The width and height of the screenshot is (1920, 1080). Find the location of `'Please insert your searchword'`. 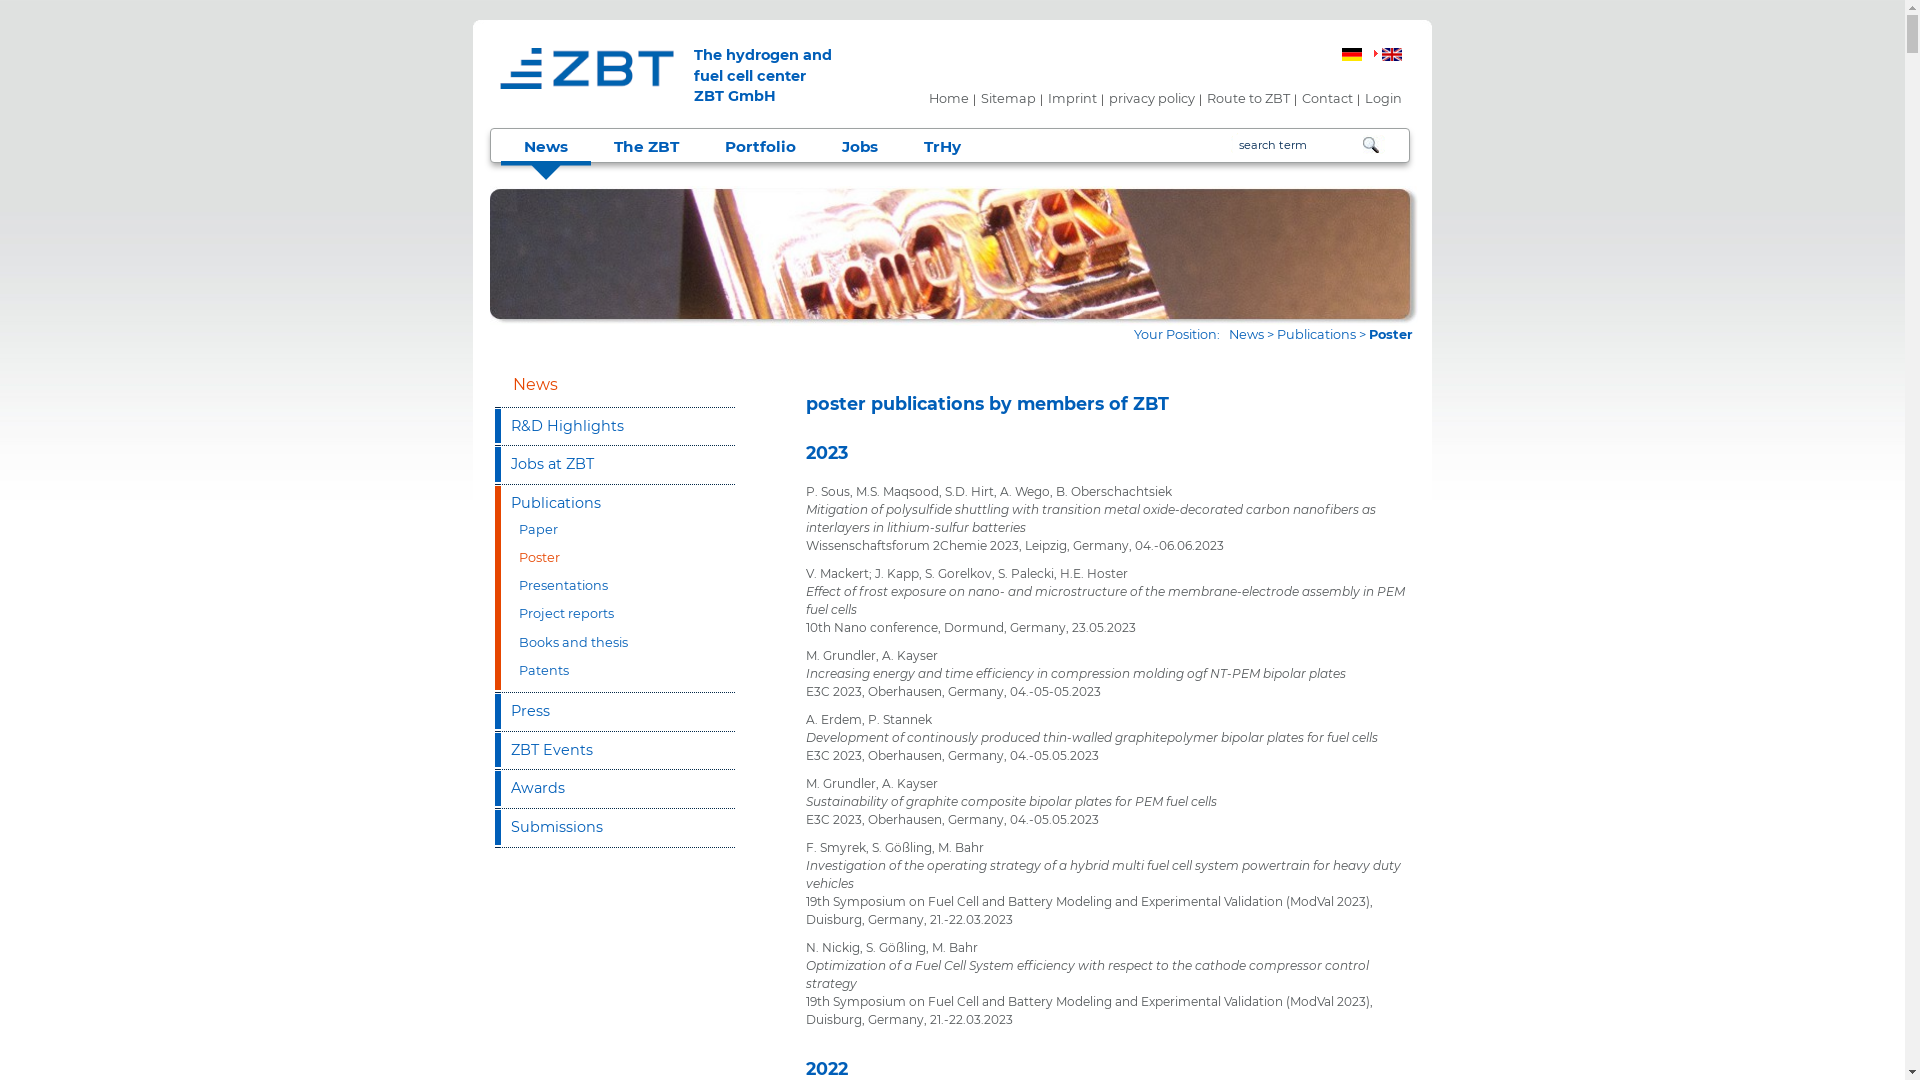

'Please insert your searchword' is located at coordinates (1297, 144).